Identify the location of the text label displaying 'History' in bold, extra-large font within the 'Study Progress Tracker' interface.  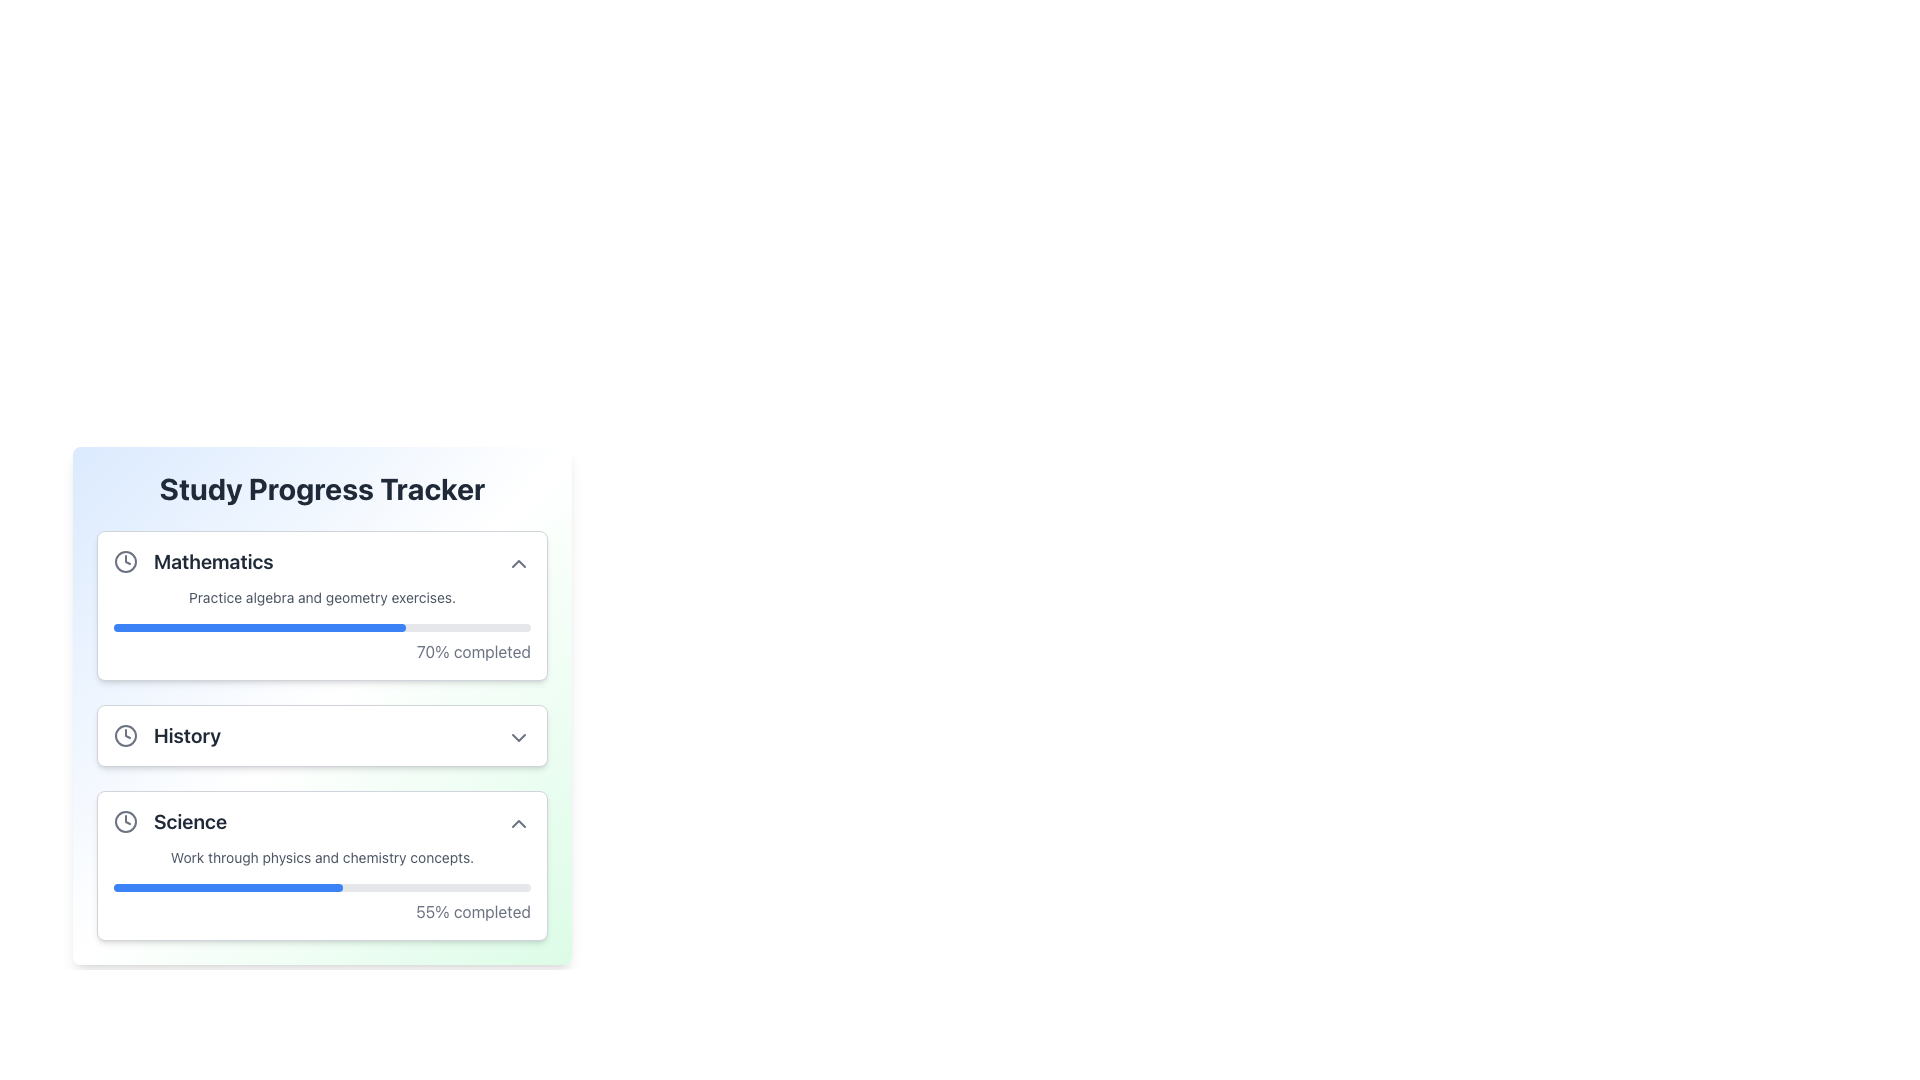
(187, 736).